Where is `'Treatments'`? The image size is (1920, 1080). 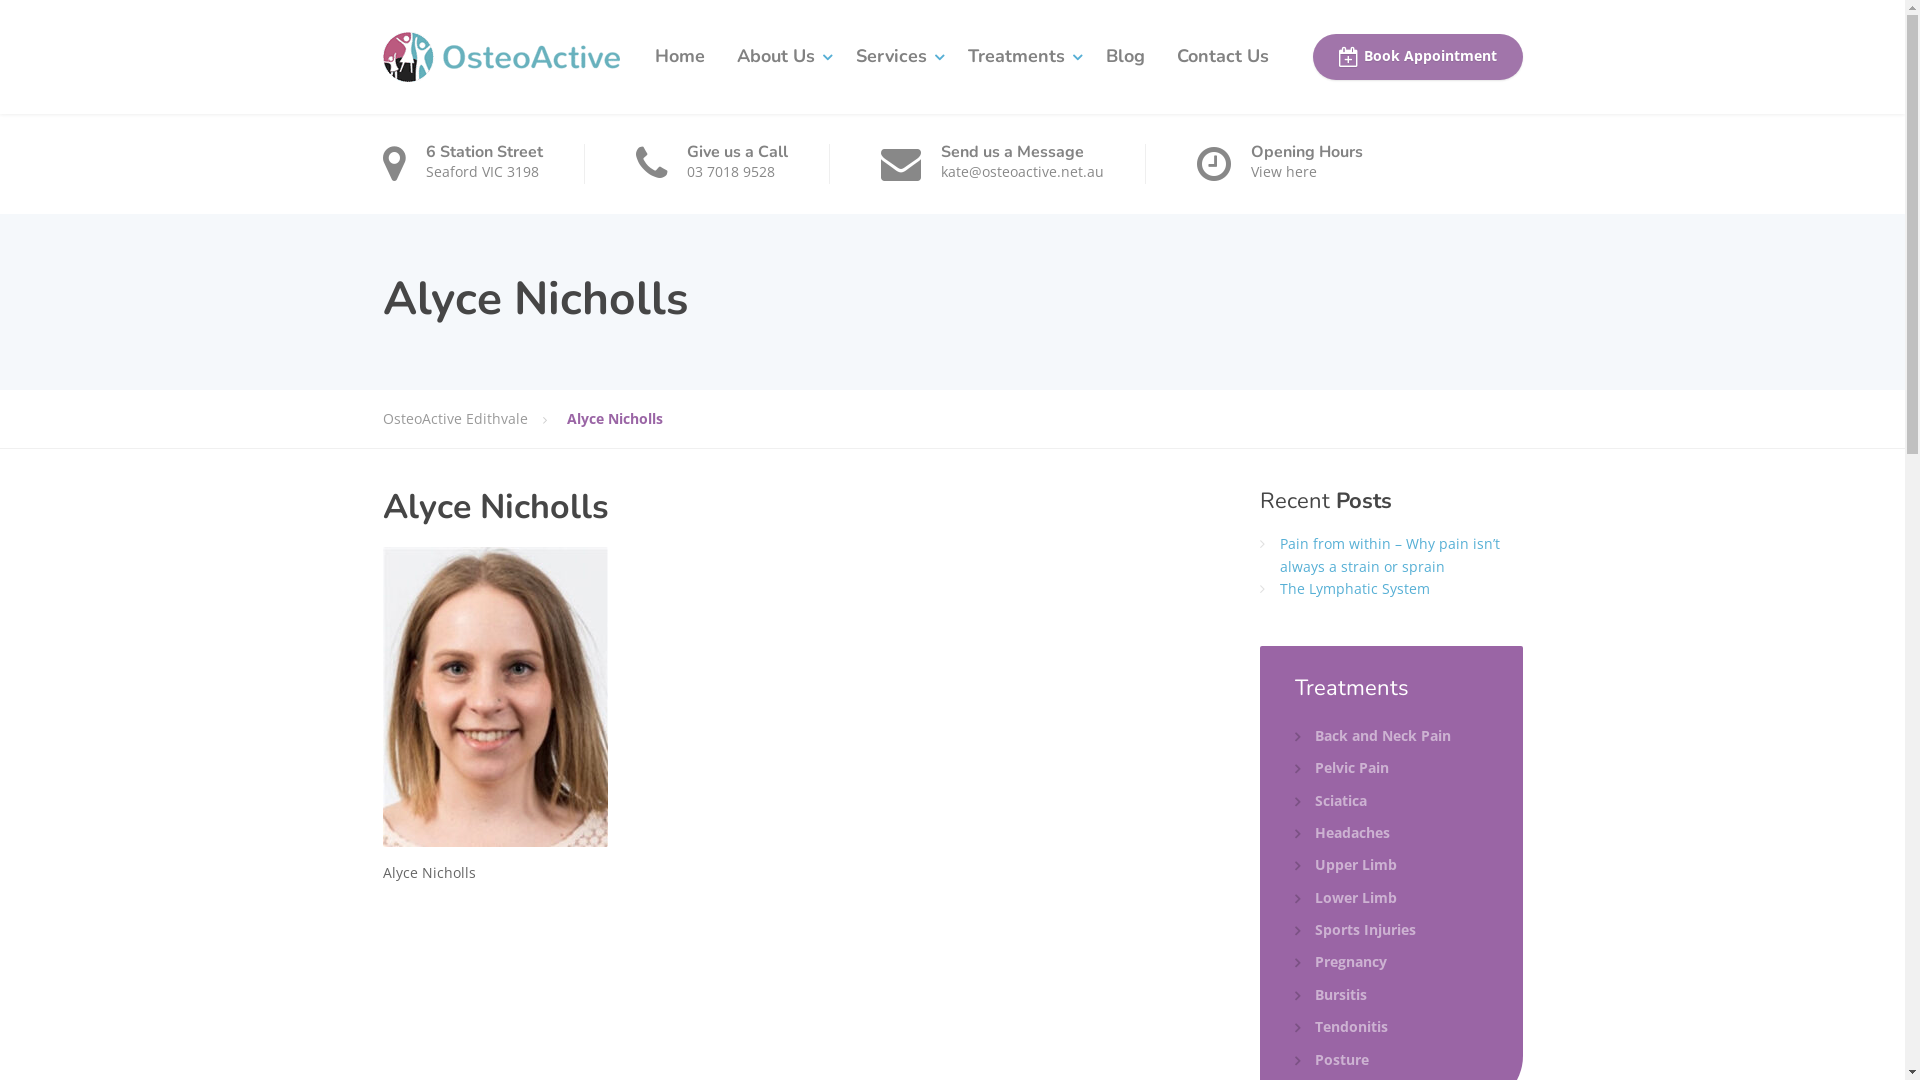
'Treatments' is located at coordinates (1021, 56).